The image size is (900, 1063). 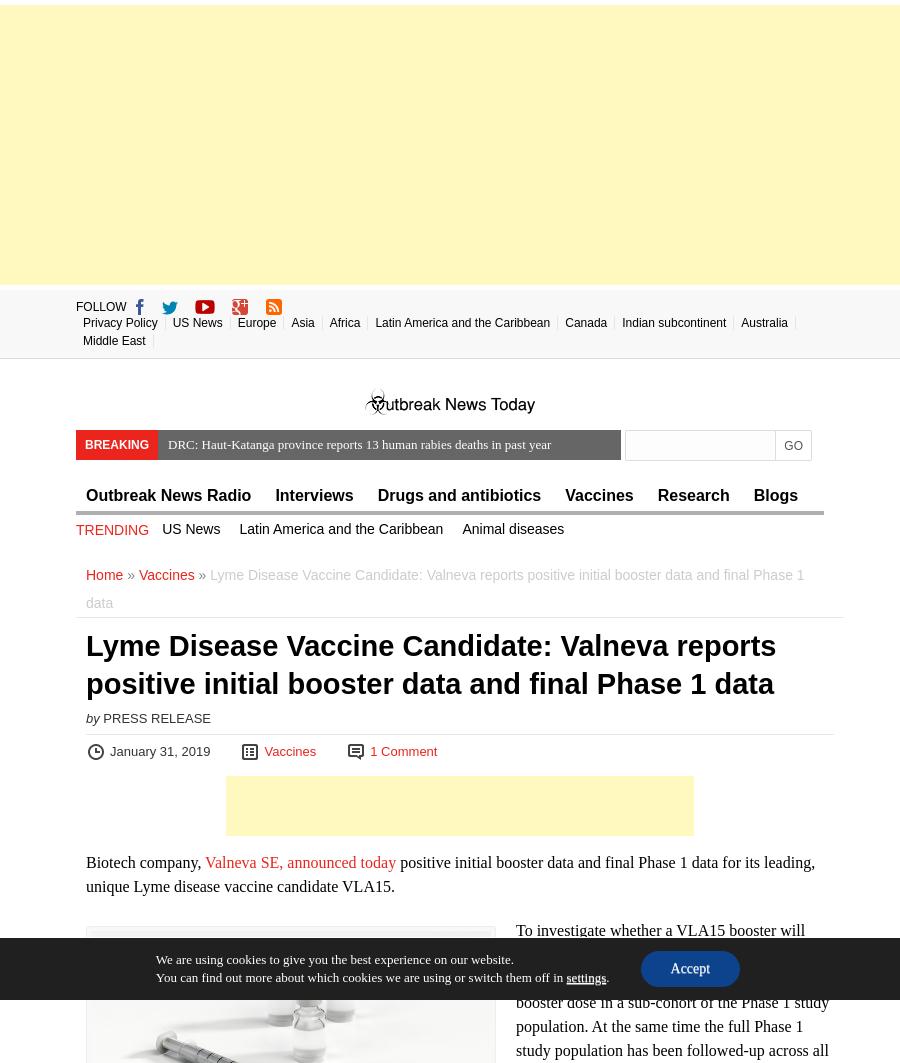 What do you see at coordinates (369, 750) in the screenshot?
I see `'1 Comment'` at bounding box center [369, 750].